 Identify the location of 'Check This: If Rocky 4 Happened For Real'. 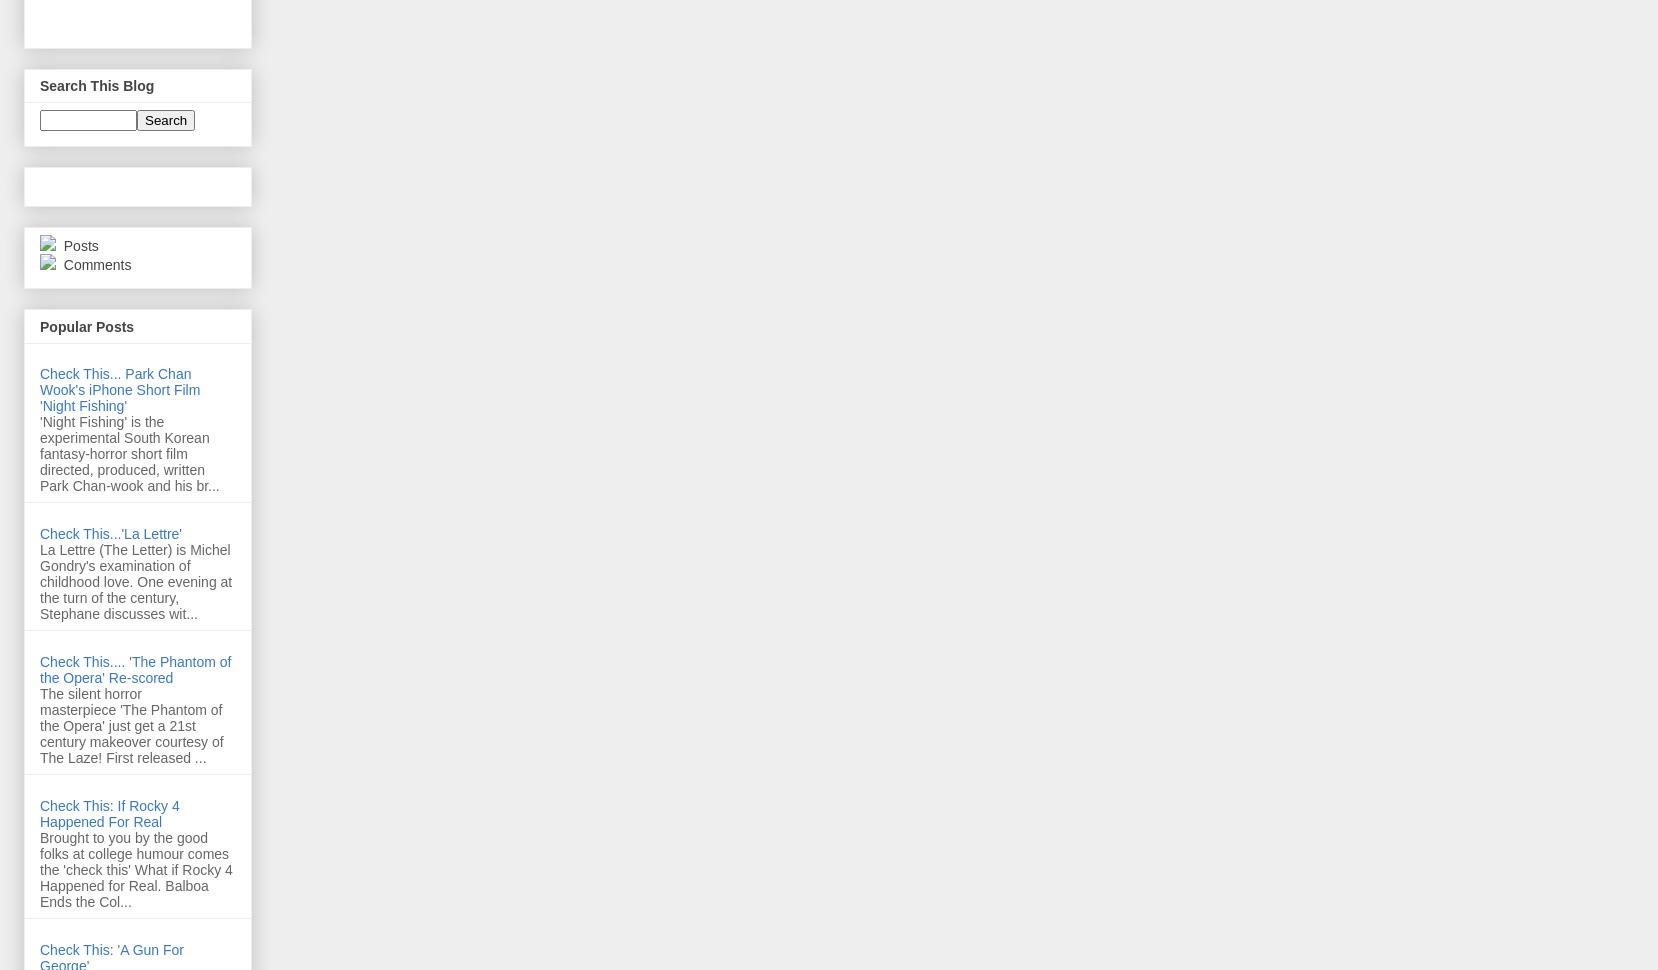
(108, 812).